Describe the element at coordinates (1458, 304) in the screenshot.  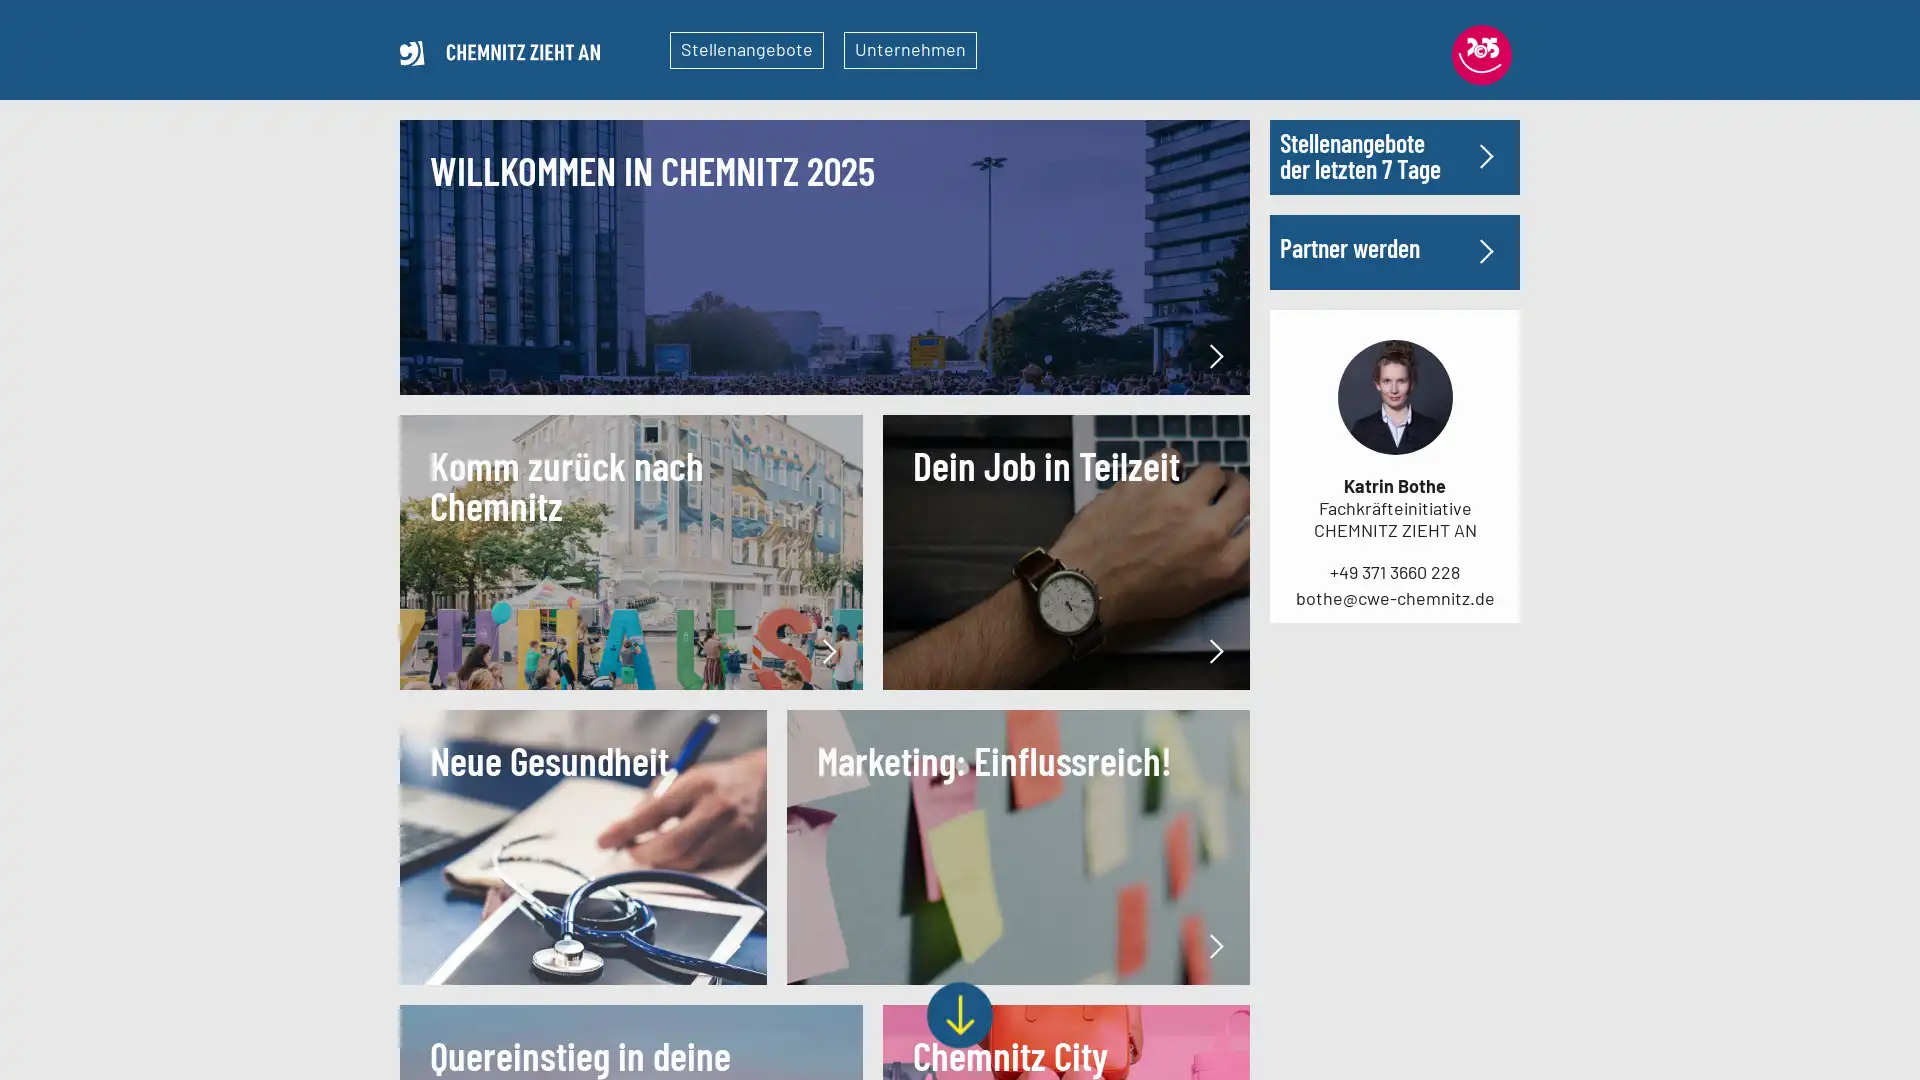
I see `Suchen` at that location.